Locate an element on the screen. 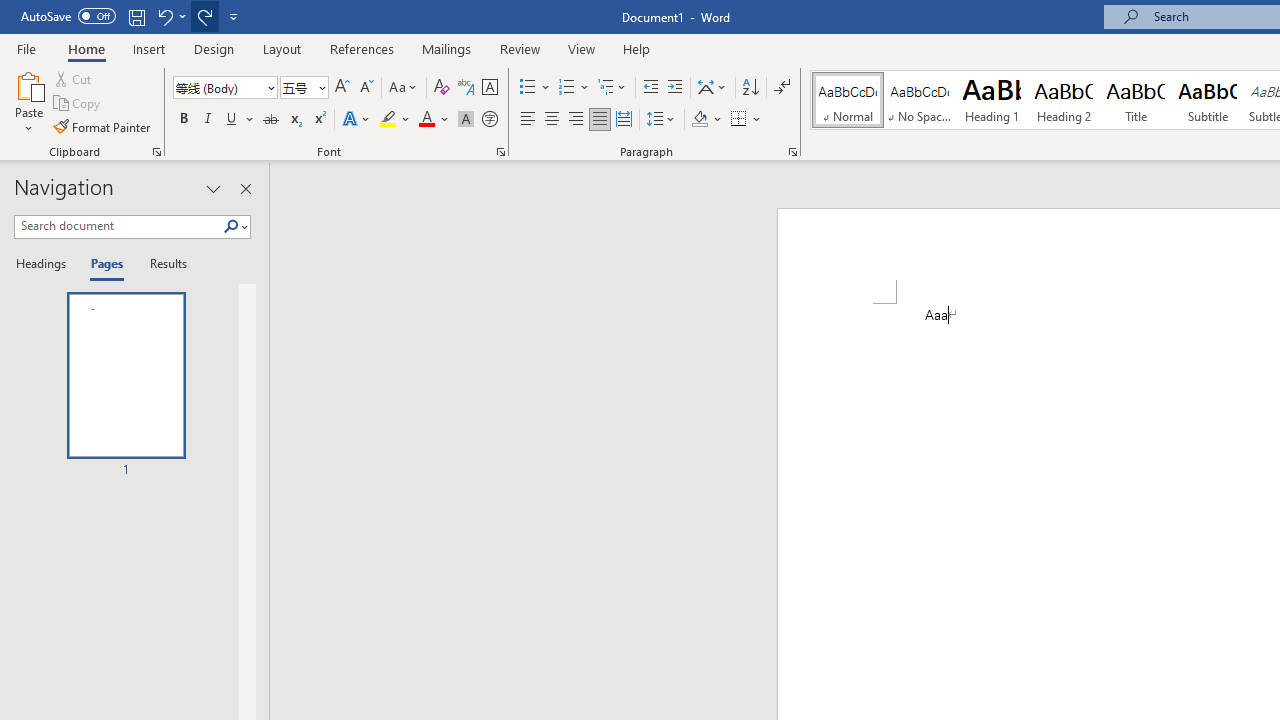  'Borders' is located at coordinates (738, 119).